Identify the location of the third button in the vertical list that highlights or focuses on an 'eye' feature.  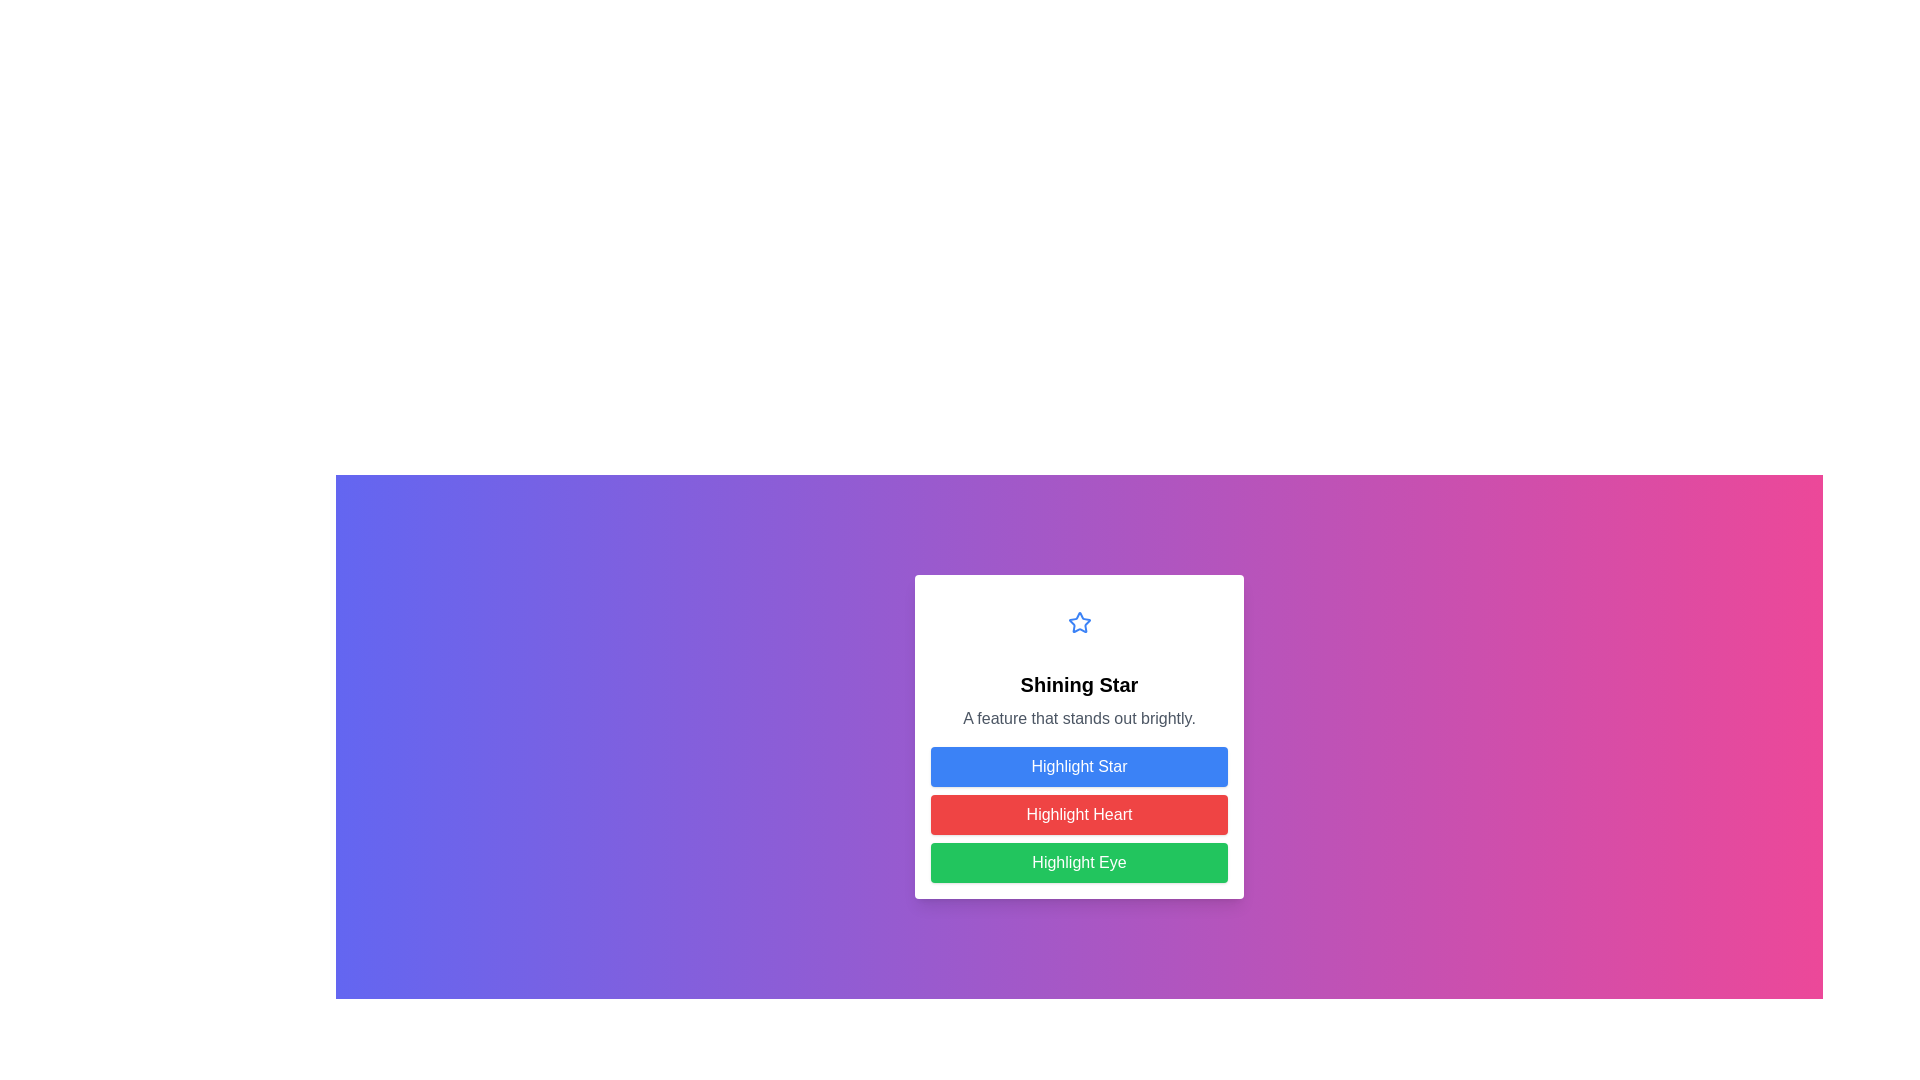
(1078, 862).